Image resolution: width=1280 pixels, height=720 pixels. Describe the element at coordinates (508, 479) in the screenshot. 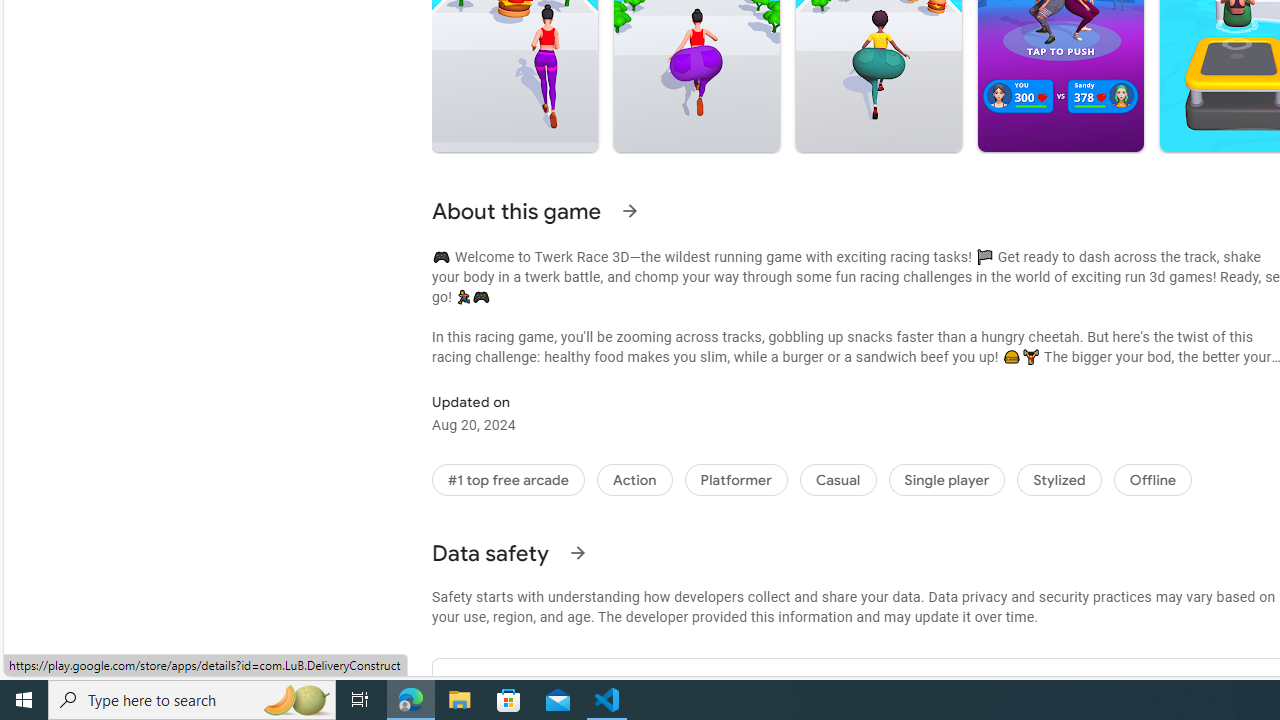

I see `'#1 top free arcade'` at that location.